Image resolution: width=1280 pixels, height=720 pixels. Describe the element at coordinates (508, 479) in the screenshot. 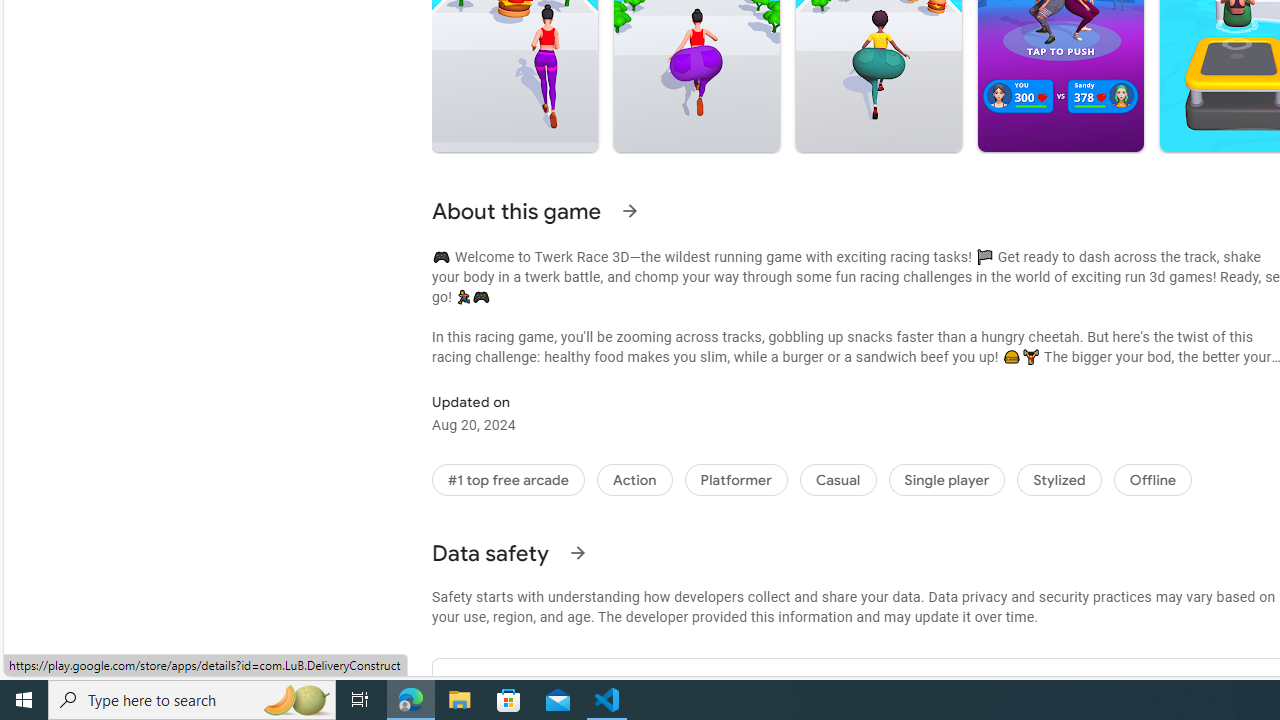

I see `'#1 top free arcade'` at that location.